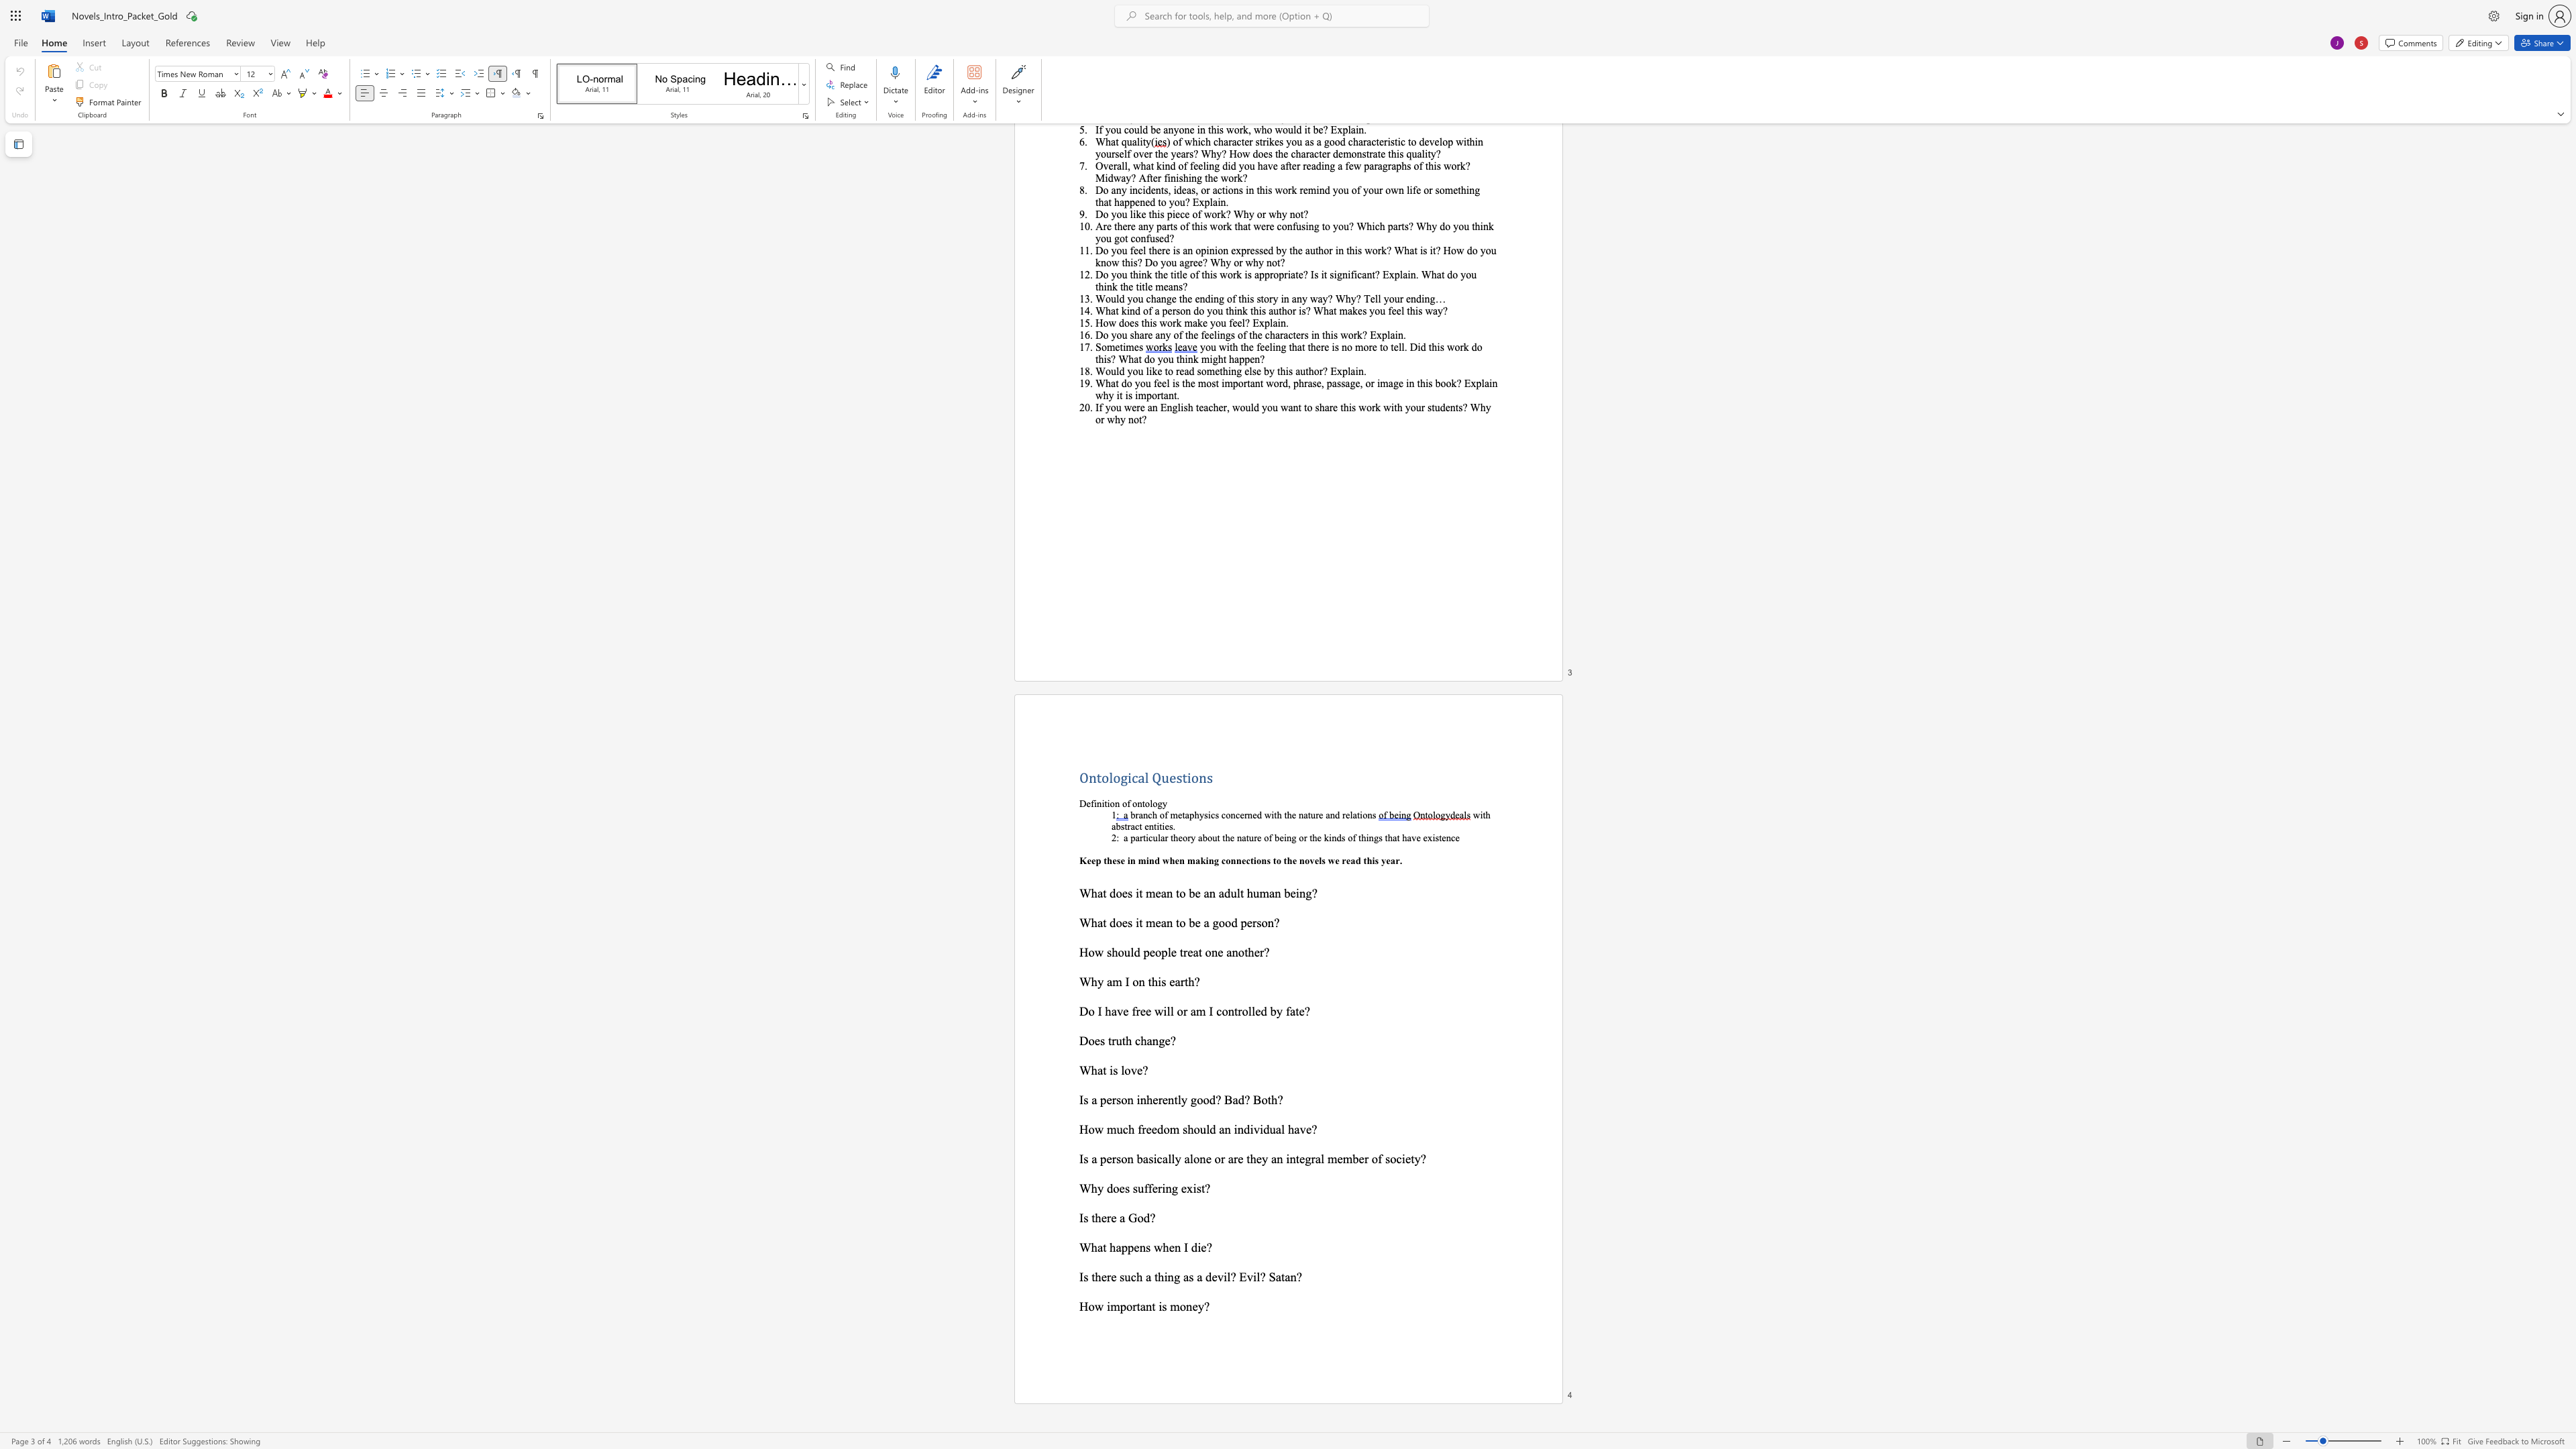 The width and height of the screenshot is (2576, 1449). What do you see at coordinates (1088, 1306) in the screenshot?
I see `the subset text "ow imp" within the text "How important is money?"` at bounding box center [1088, 1306].